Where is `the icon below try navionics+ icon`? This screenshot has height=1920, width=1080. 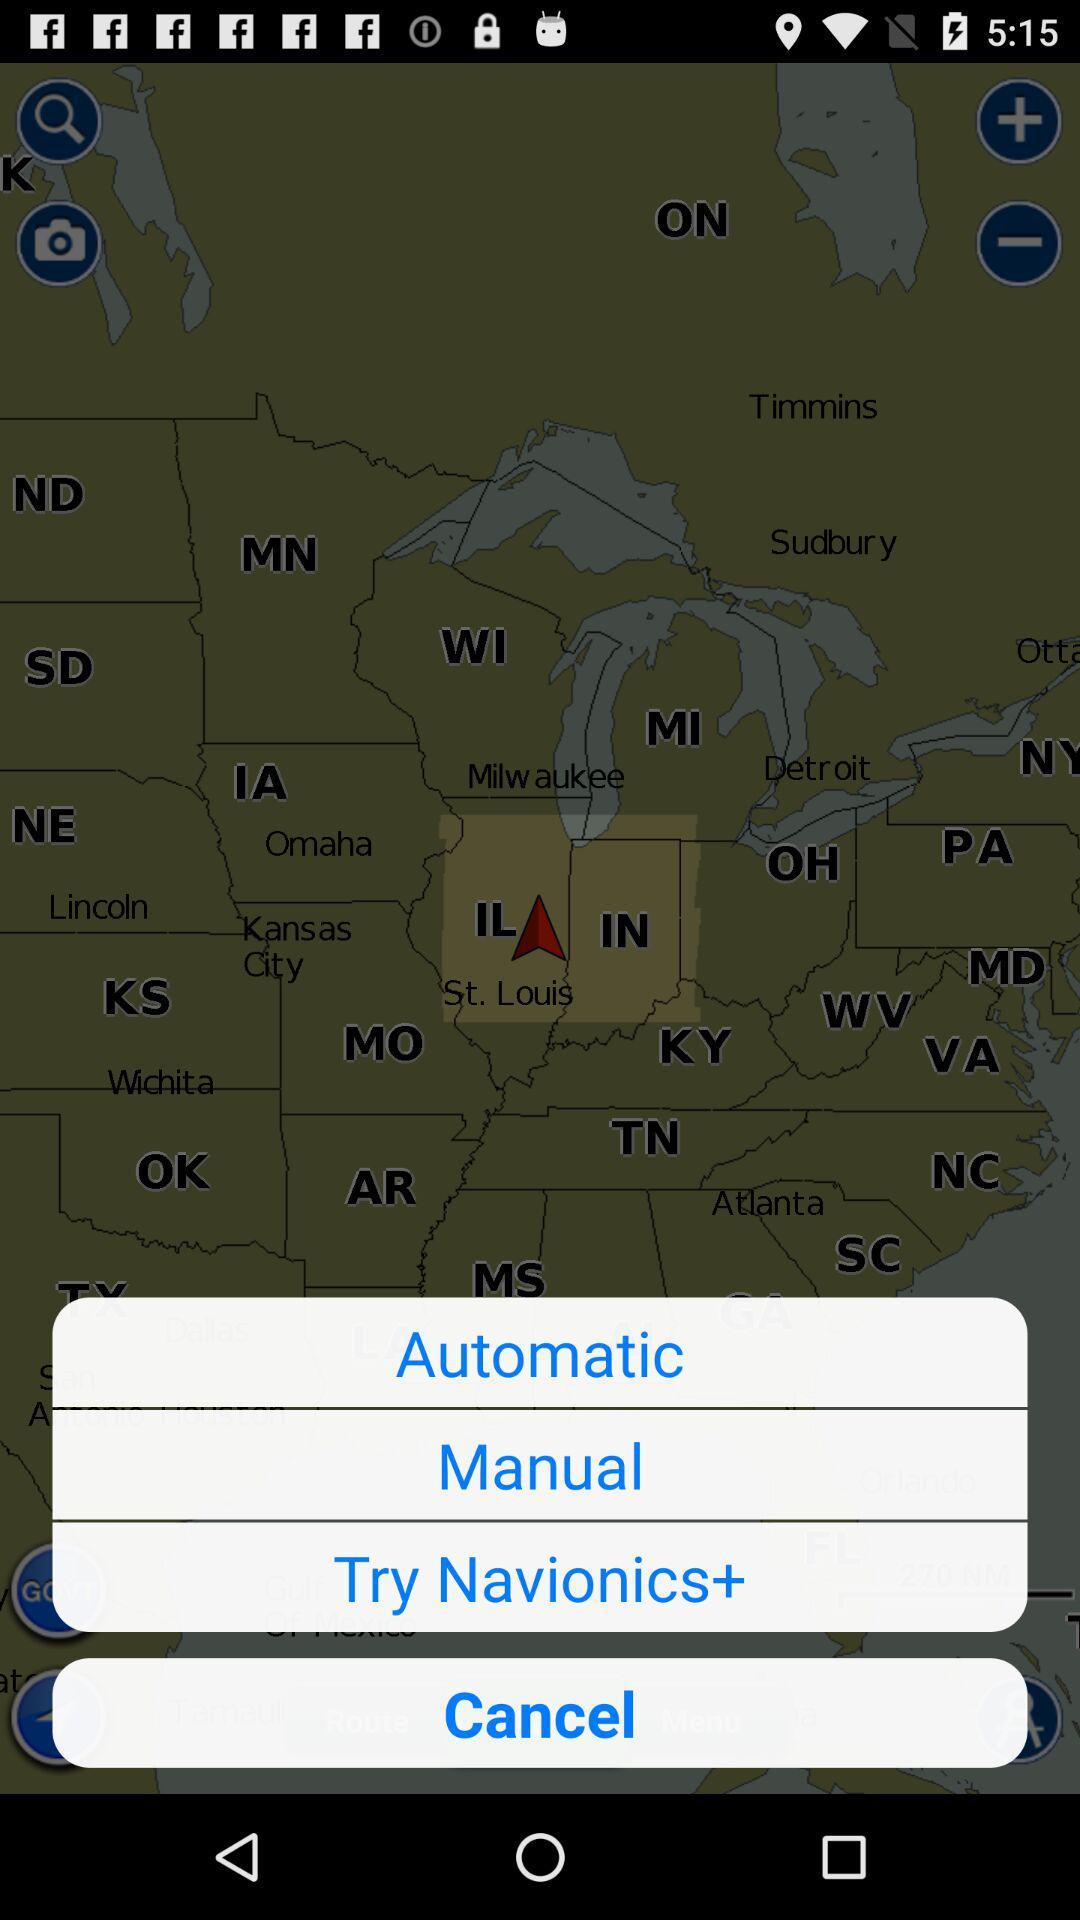
the icon below try navionics+ icon is located at coordinates (540, 1712).